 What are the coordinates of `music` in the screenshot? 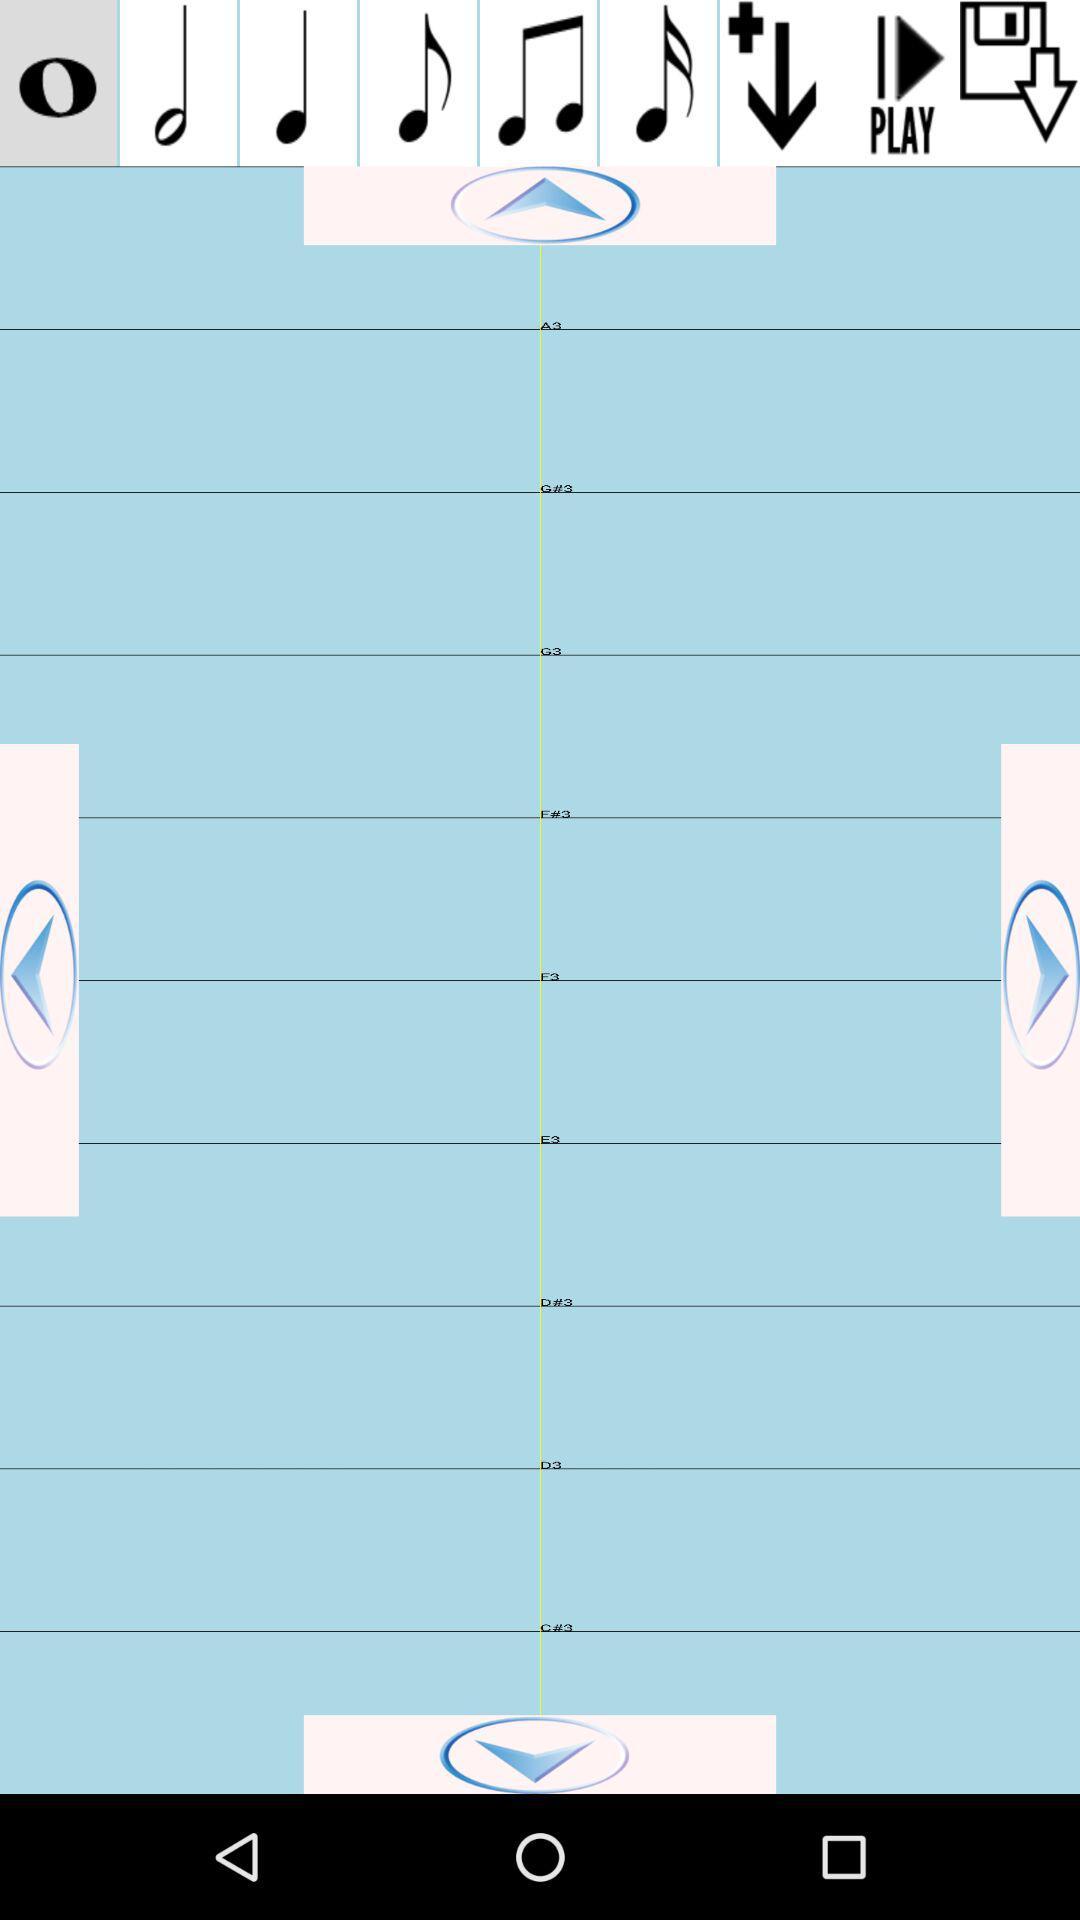 It's located at (537, 82).